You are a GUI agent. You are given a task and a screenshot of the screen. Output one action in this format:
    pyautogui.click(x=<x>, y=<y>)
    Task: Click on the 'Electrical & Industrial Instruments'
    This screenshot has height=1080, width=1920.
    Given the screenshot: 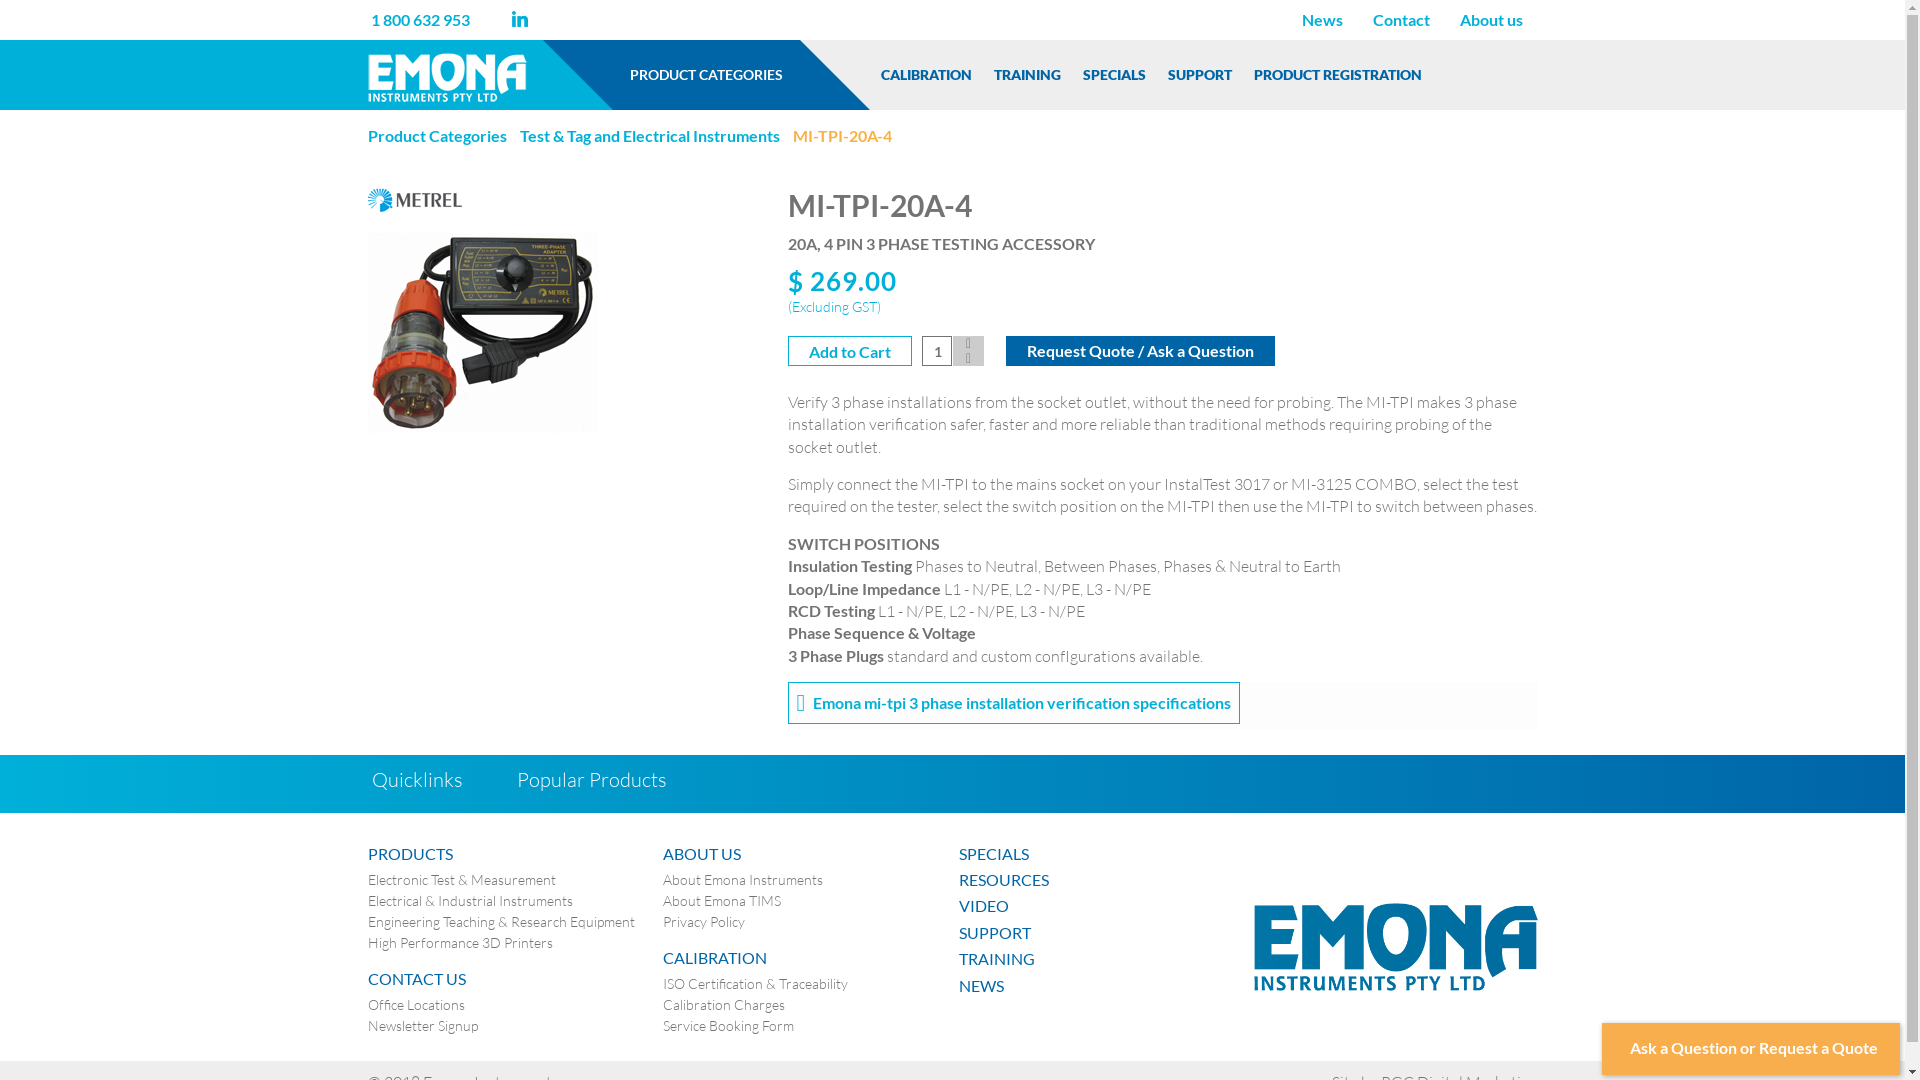 What is the action you would take?
    pyautogui.click(x=469, y=901)
    